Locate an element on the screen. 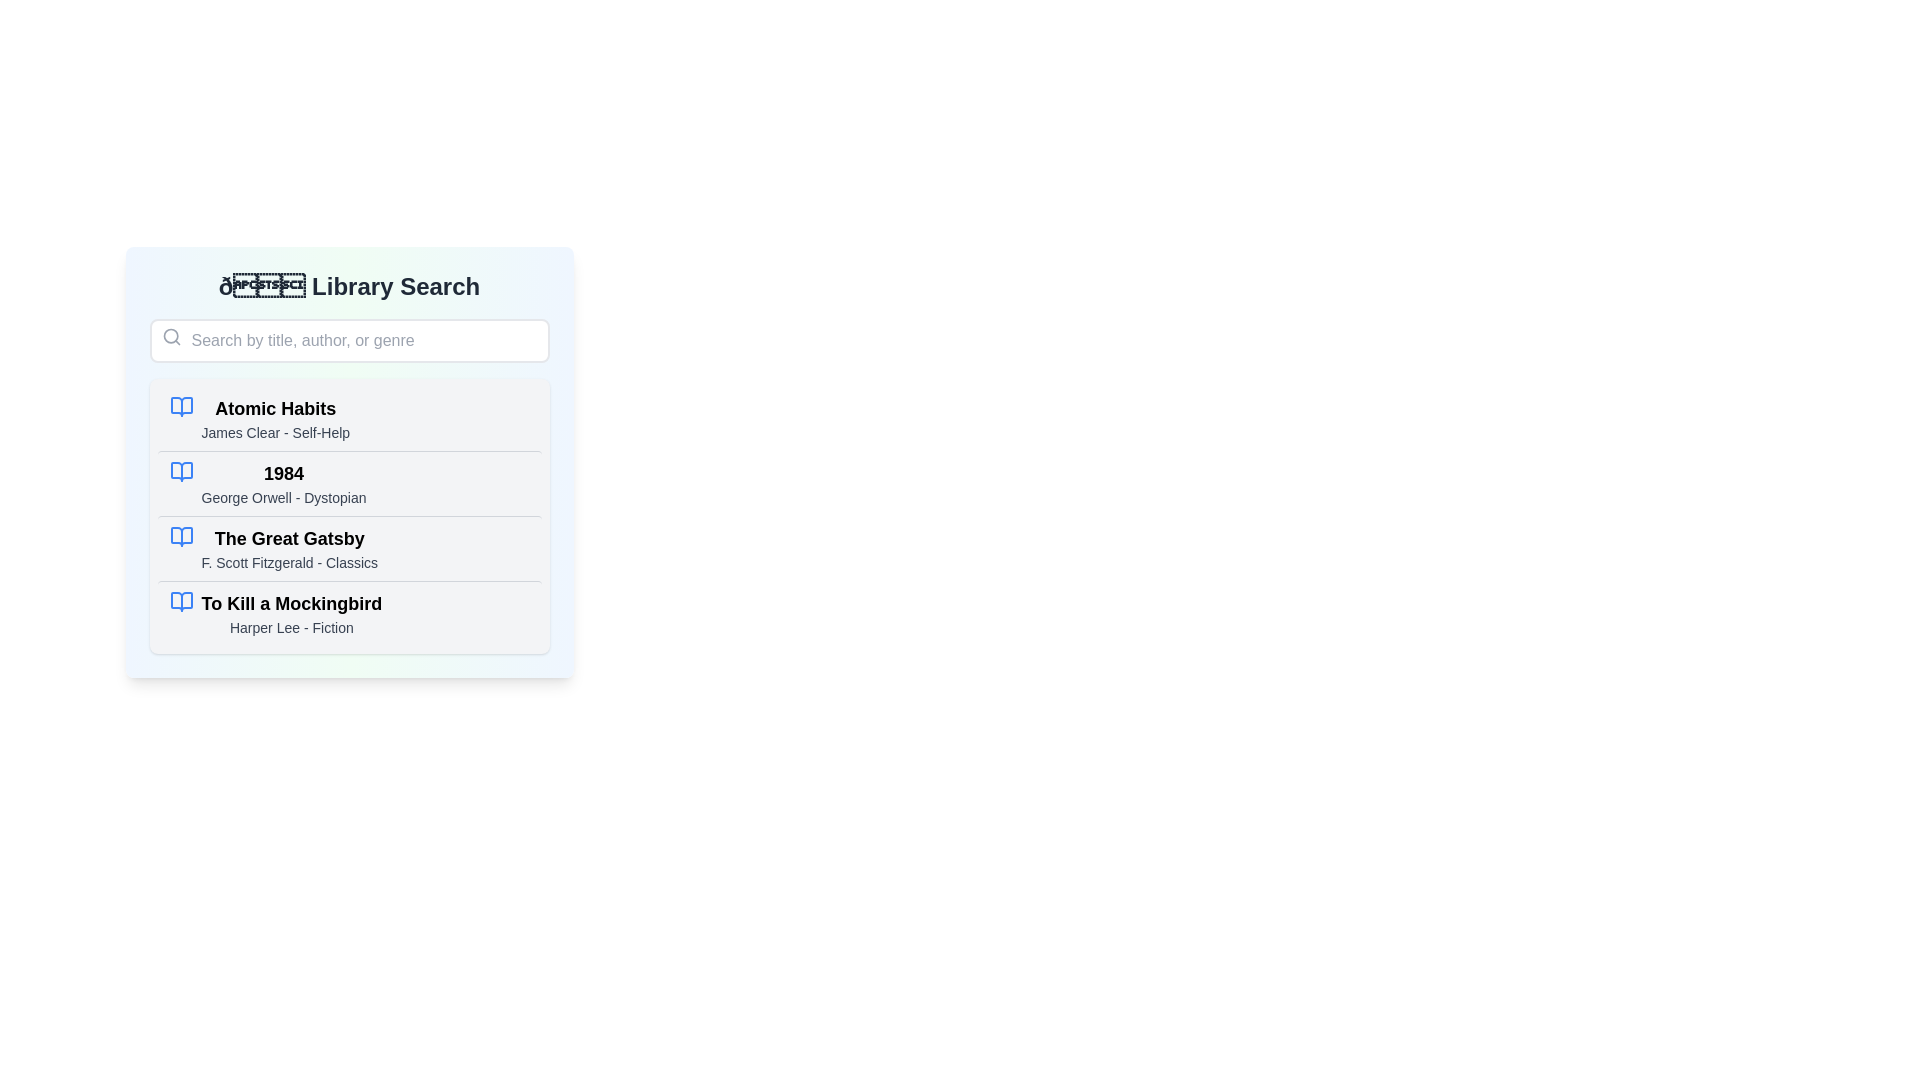  the text display component showing book details for '1984' by George Orwell is located at coordinates (282, 483).